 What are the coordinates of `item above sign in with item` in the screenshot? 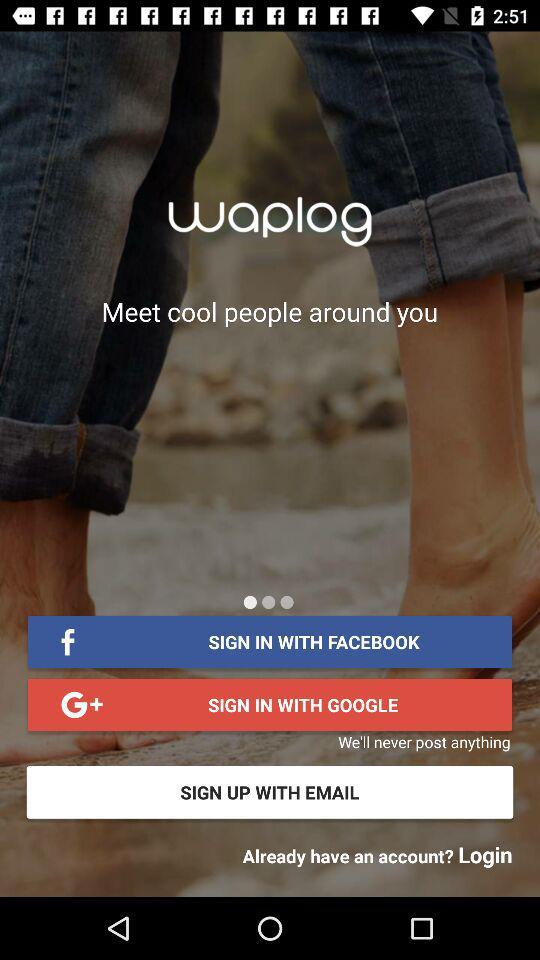 It's located at (268, 601).